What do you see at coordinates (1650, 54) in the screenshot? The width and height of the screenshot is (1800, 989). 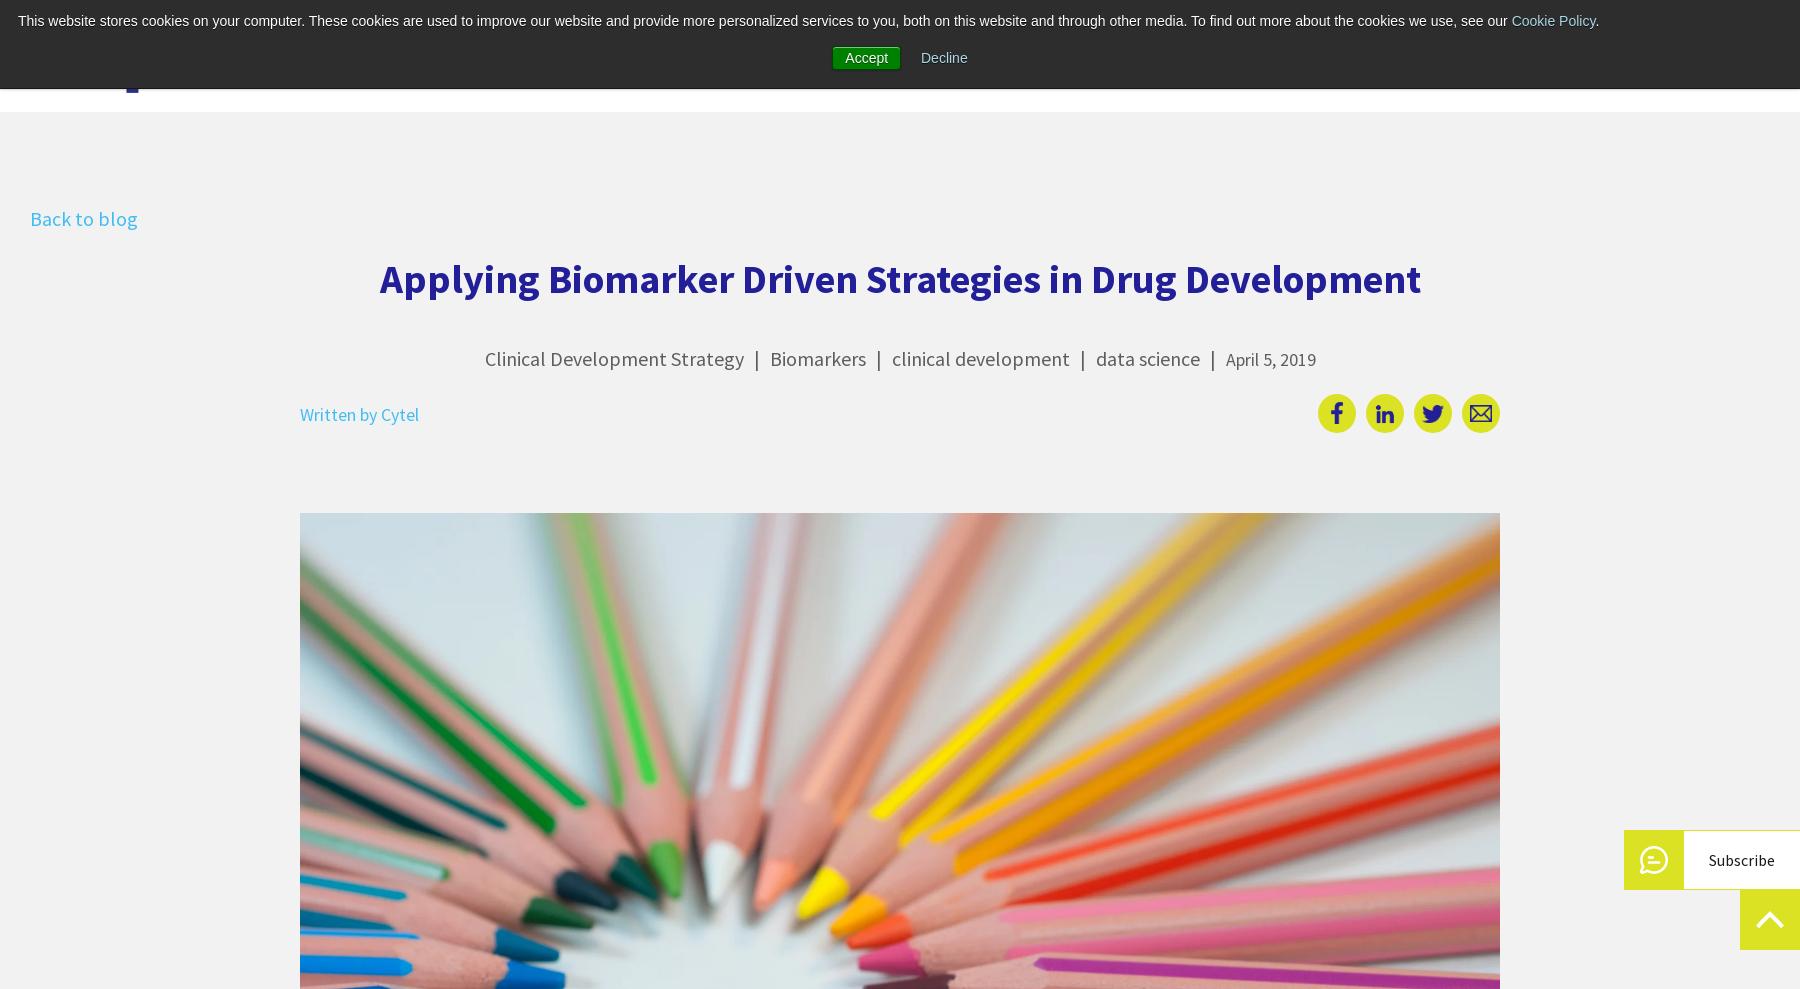 I see `'Login'` at bounding box center [1650, 54].